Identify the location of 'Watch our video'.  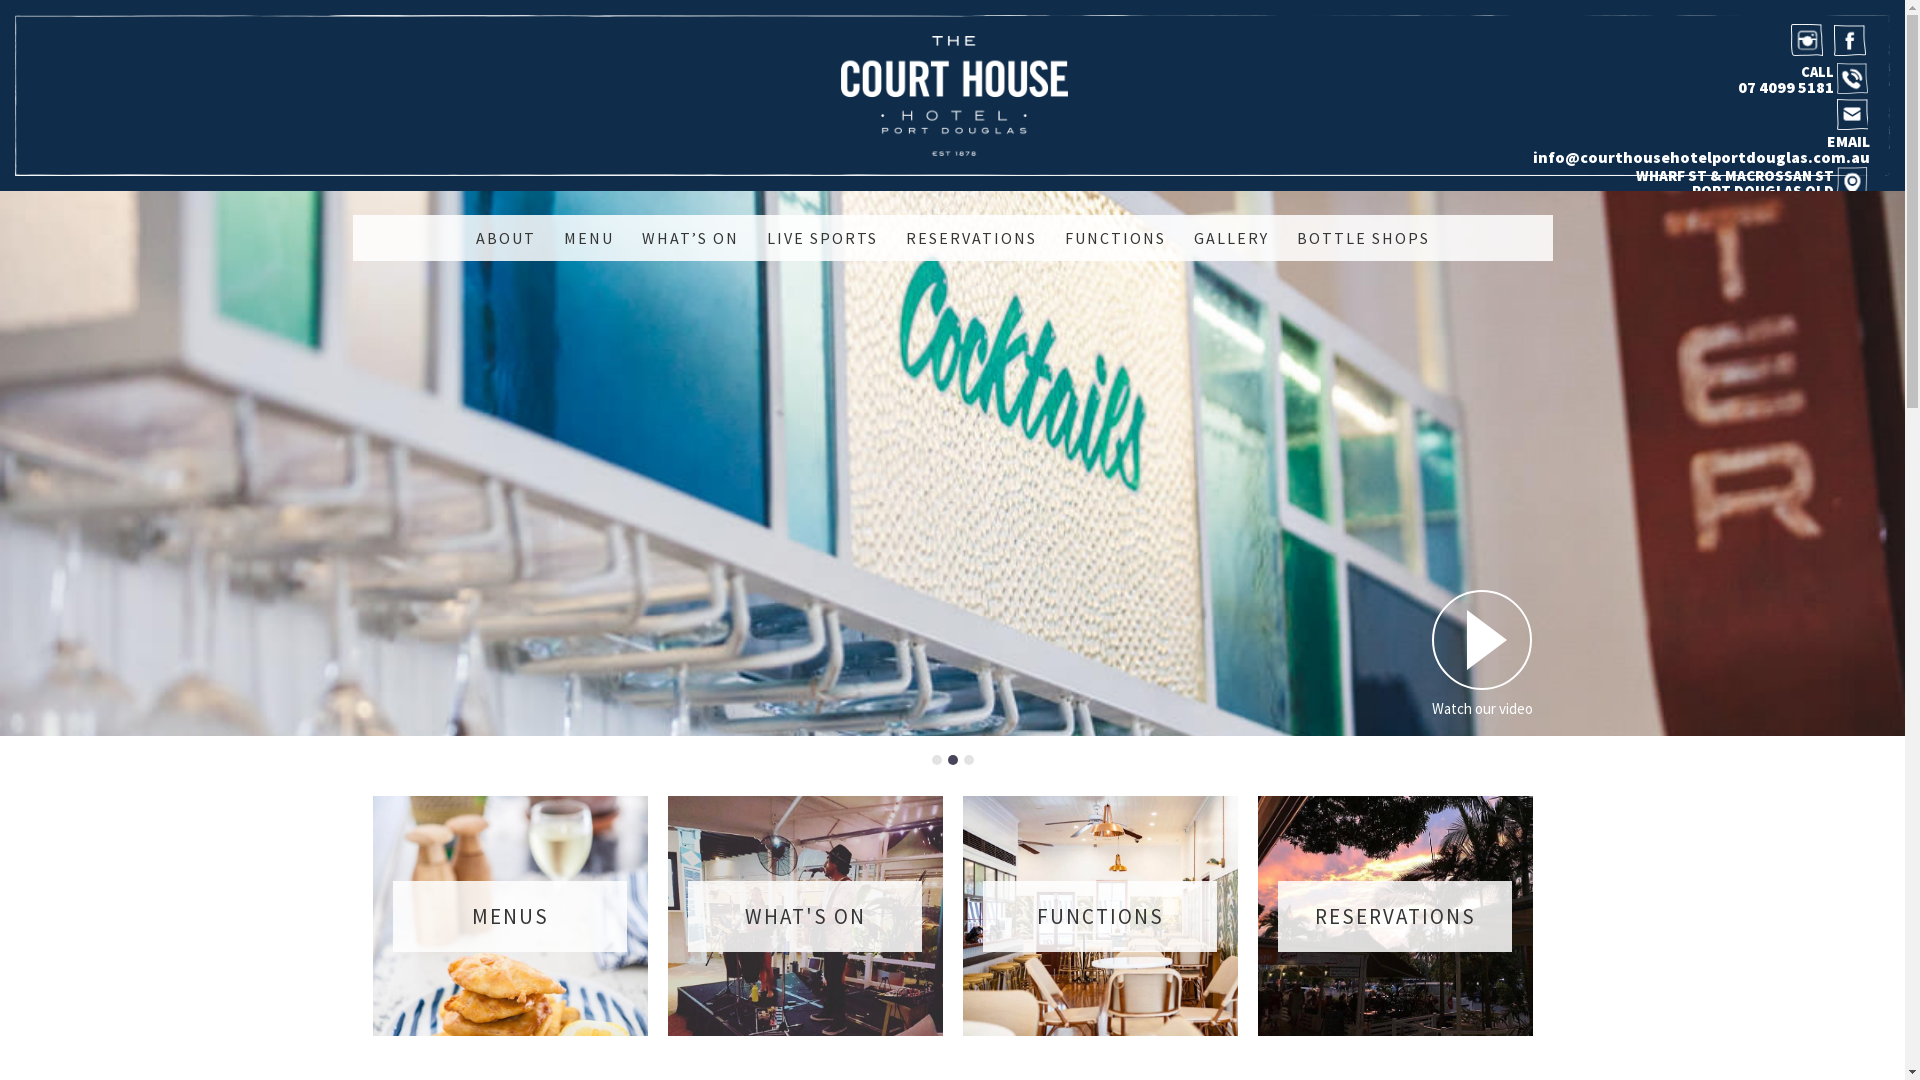
(1482, 652).